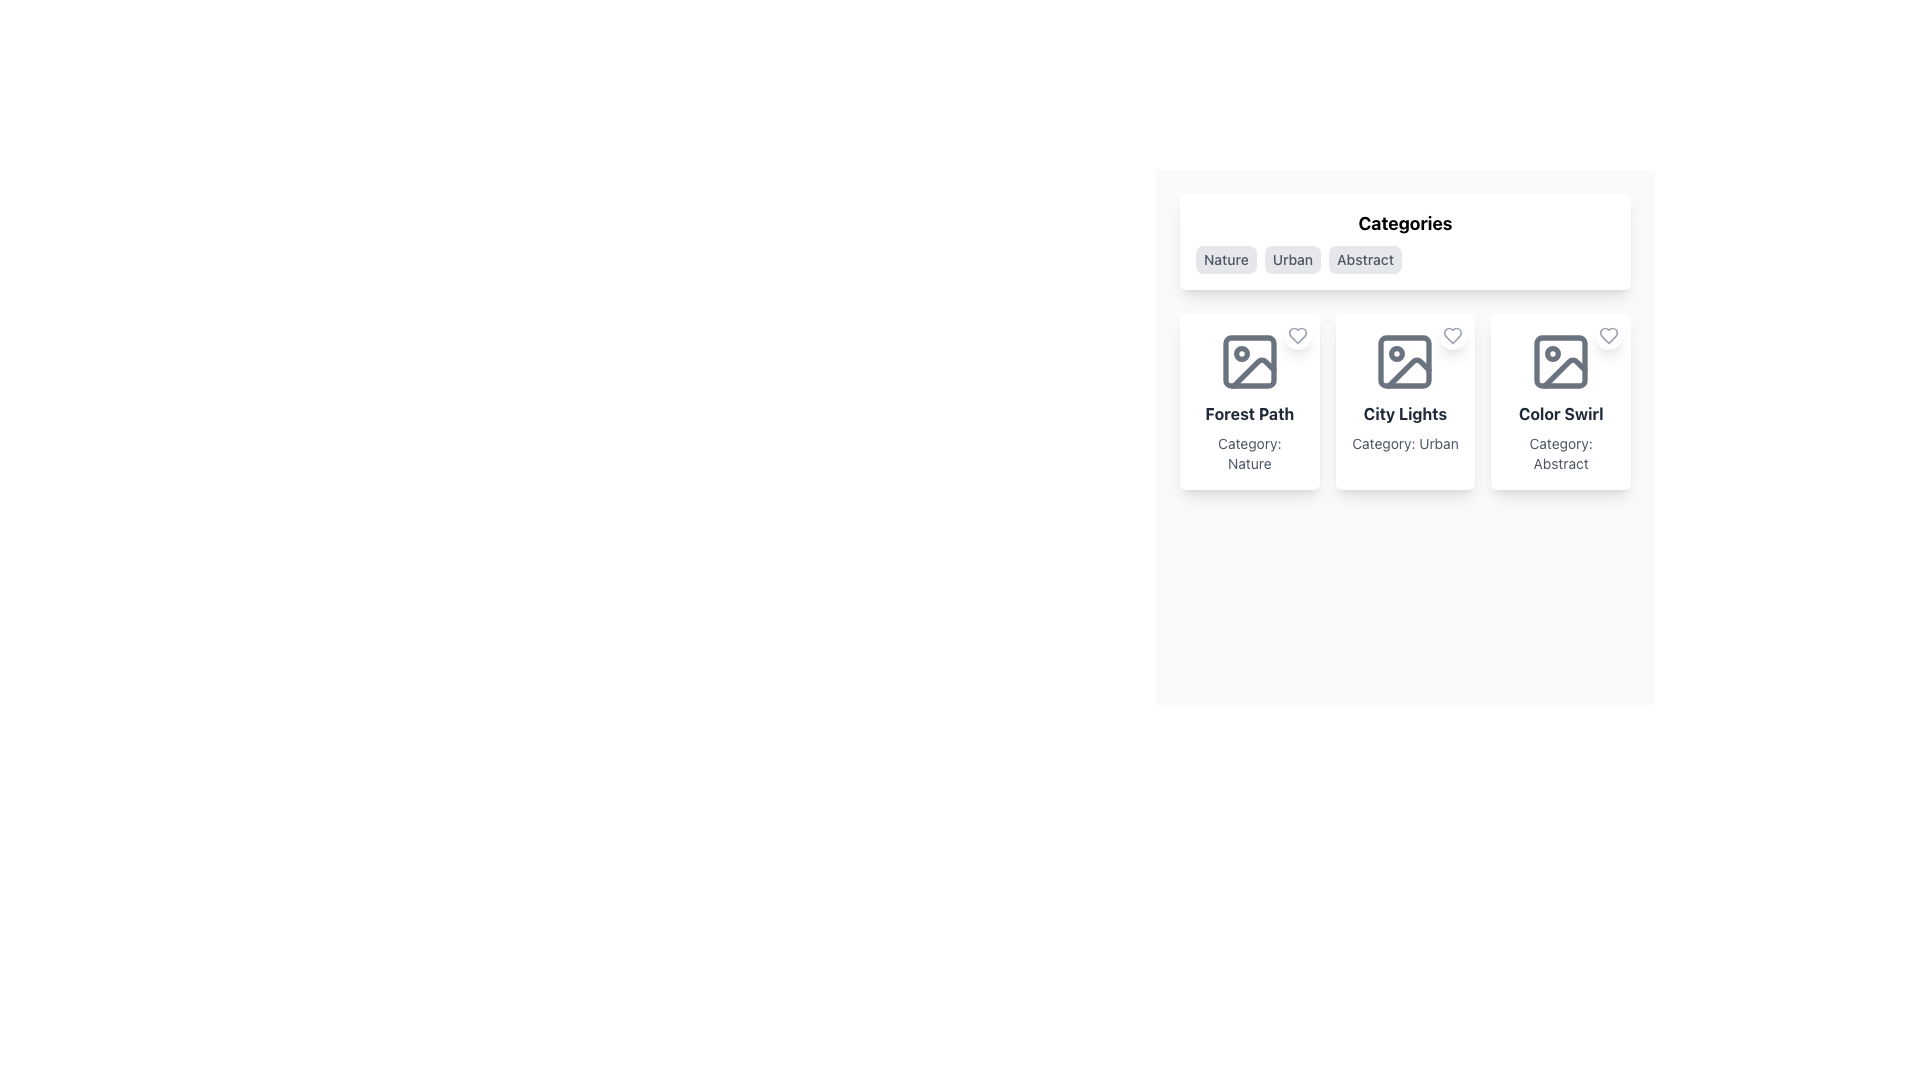 Image resolution: width=1920 pixels, height=1080 pixels. I want to click on the heart-shaped icon in the top-right corner of the 'Color Swirl' card, so click(1608, 334).